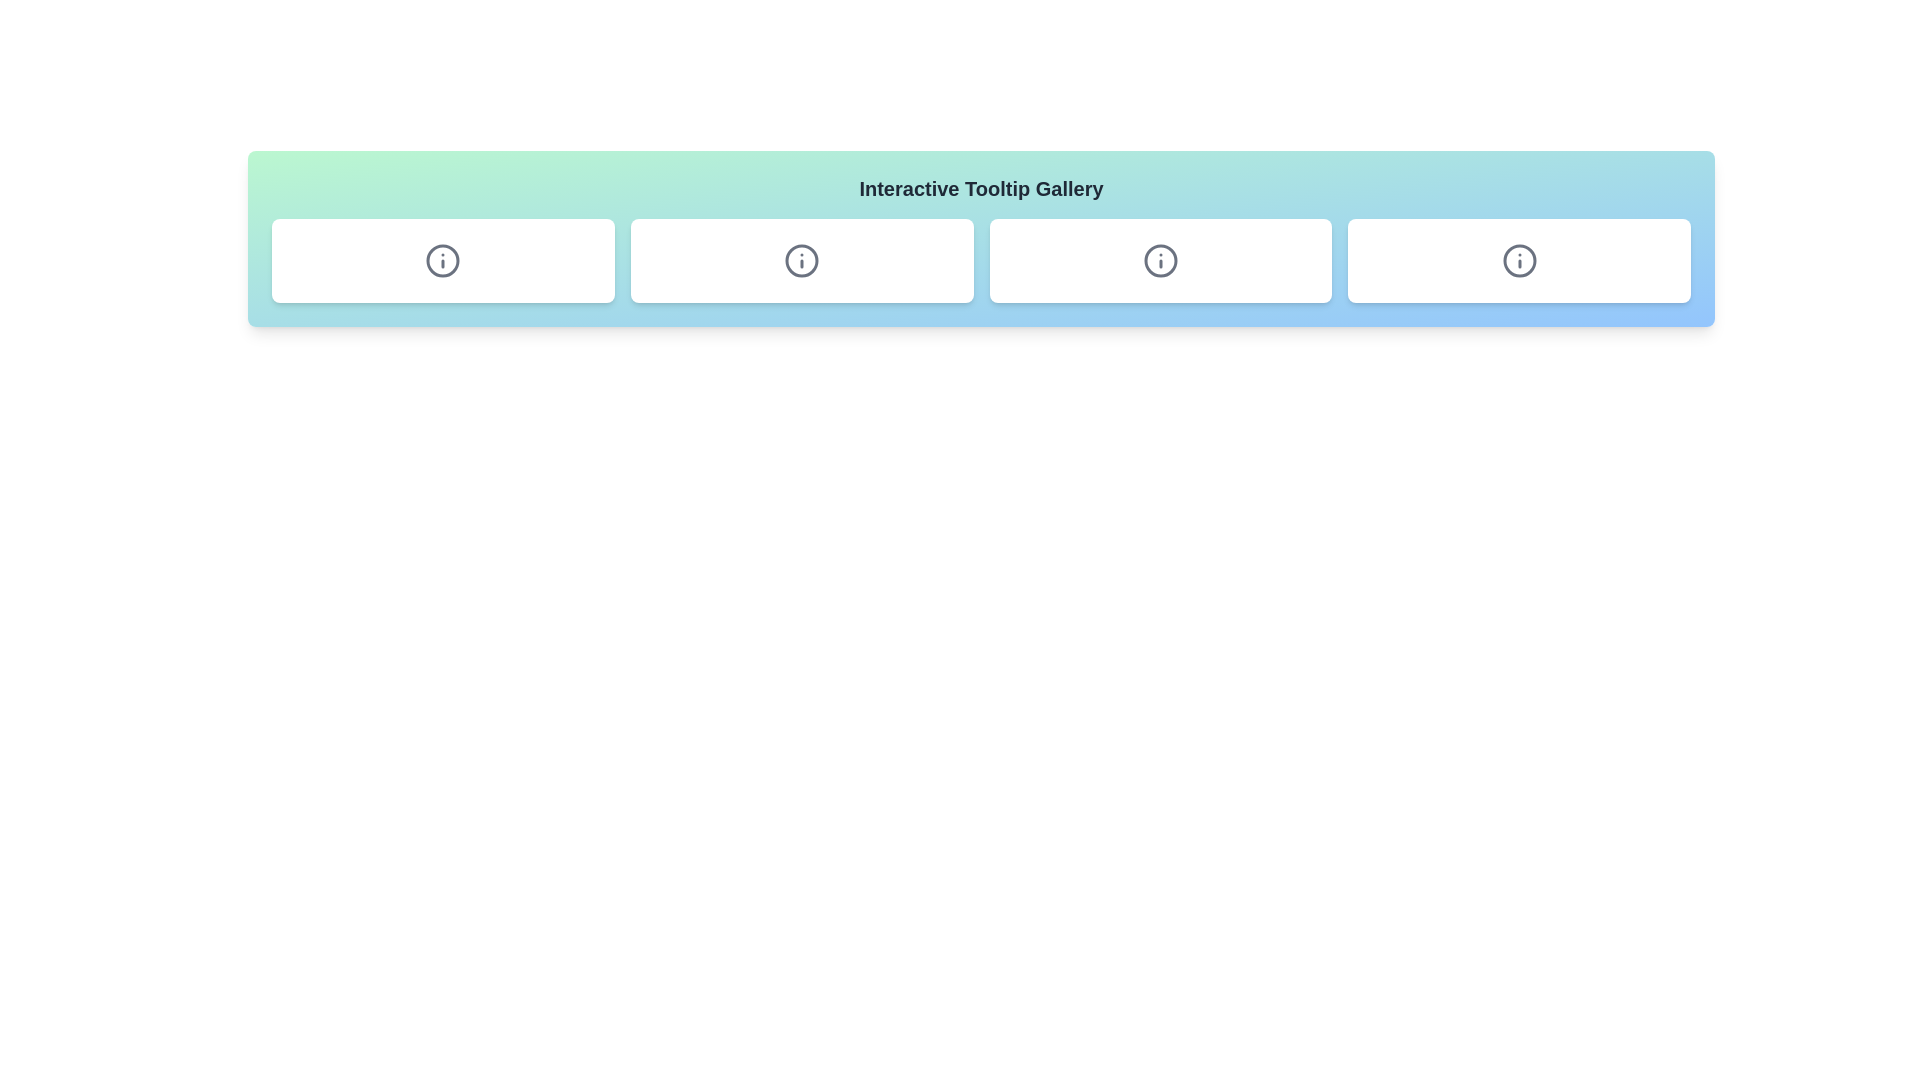 This screenshot has width=1920, height=1080. Describe the element at coordinates (802, 260) in the screenshot. I see `the 'info' icon, which is the second icon in a row of four, featuring a circular border and an 'i' symbol inside. The icon changes color from gray to blue on hover` at that location.